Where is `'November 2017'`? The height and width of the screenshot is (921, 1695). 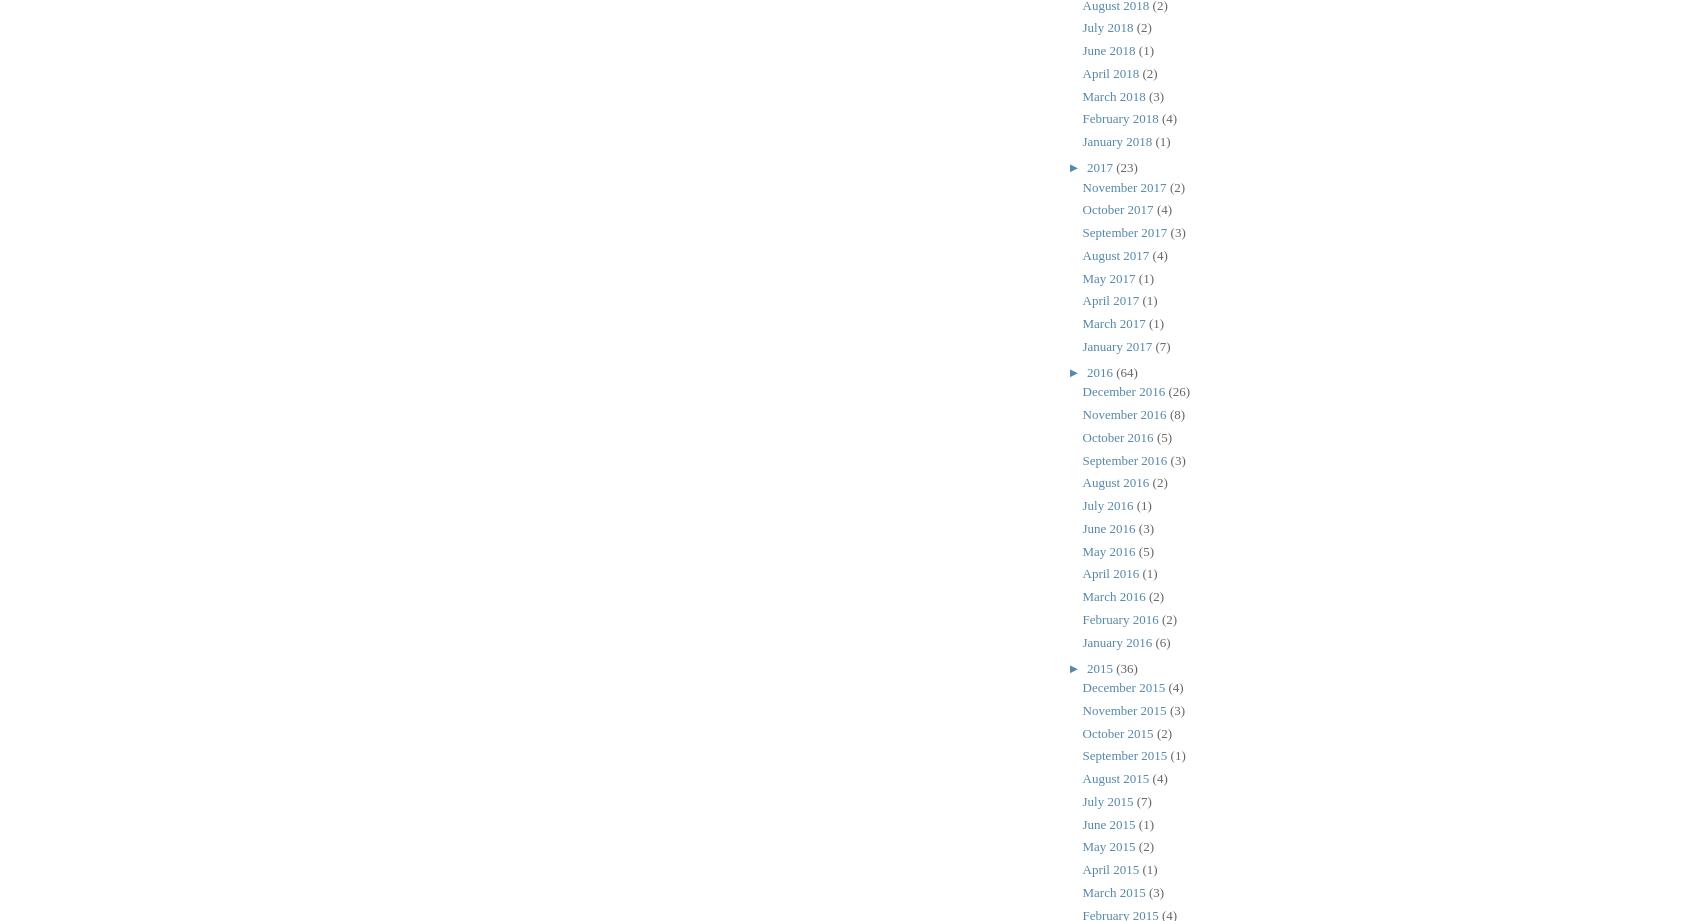
'November 2017' is located at coordinates (1124, 185).